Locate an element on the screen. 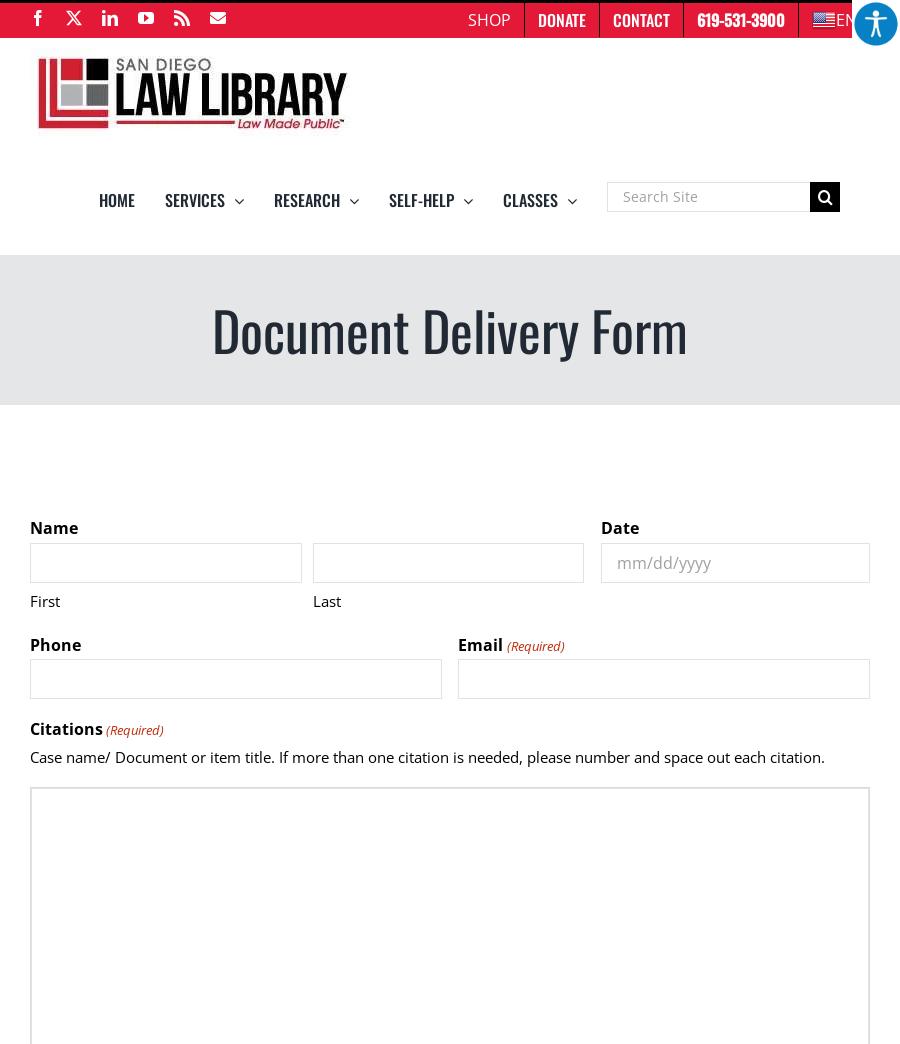 The width and height of the screenshot is (900, 1044). 'Date' is located at coordinates (620, 526).